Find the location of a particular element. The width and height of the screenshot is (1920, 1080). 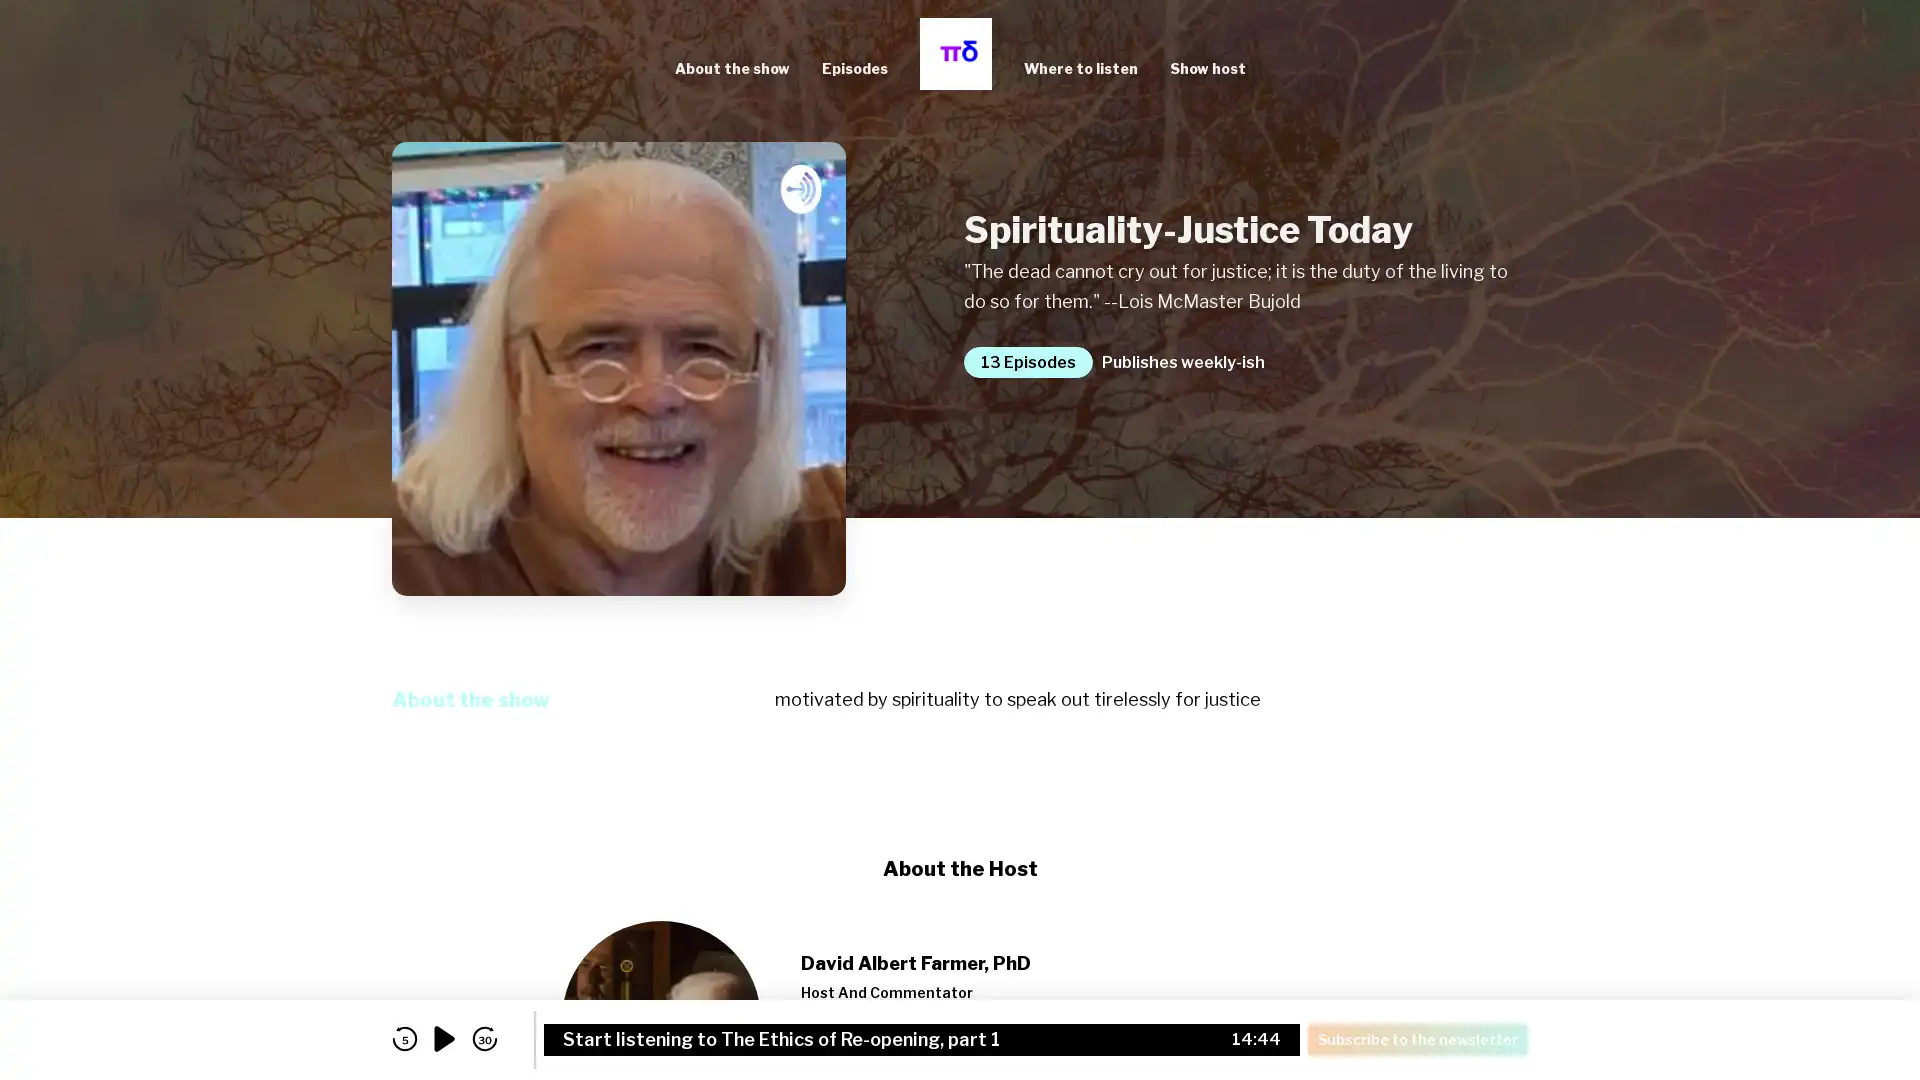

skip forward 30 seconds is located at coordinates (484, 1038).